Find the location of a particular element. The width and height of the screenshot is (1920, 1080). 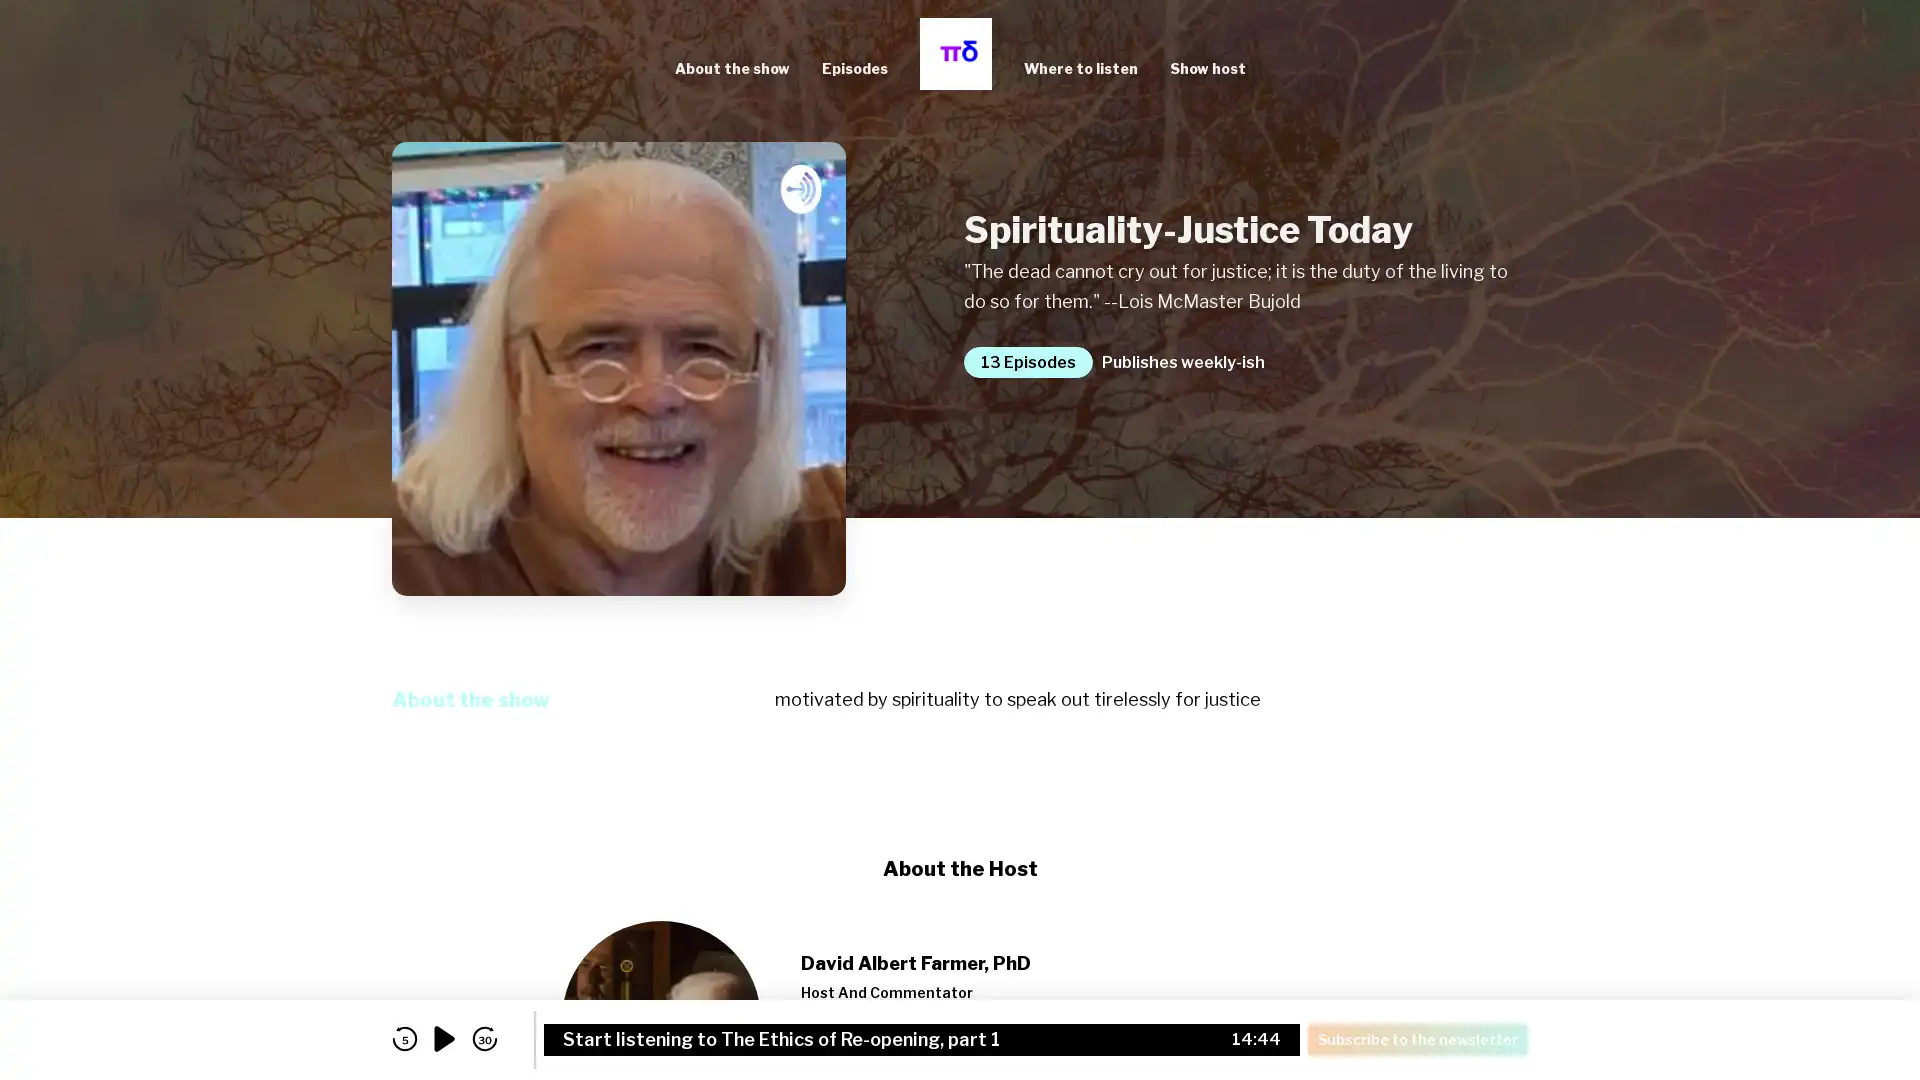

skip forward 30 seconds is located at coordinates (484, 1038).